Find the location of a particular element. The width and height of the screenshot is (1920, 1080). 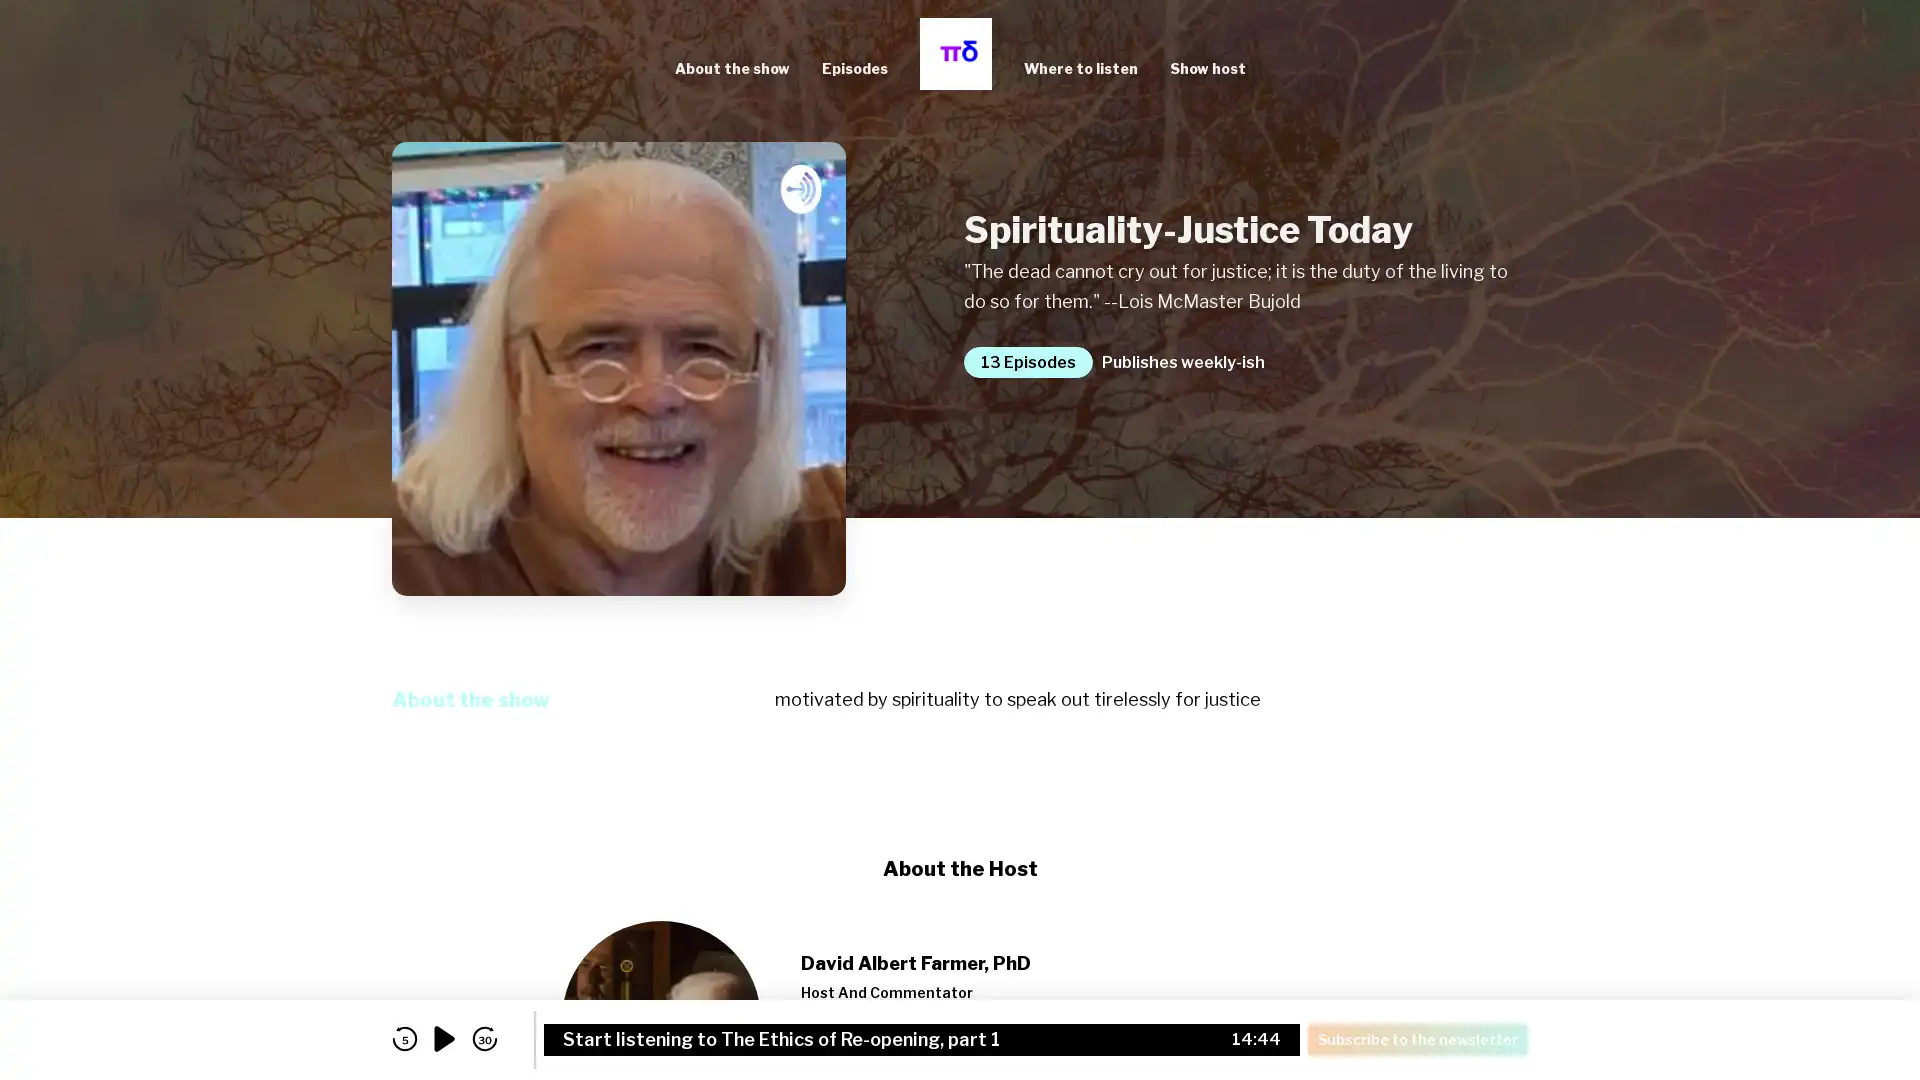

skip forward 30 seconds is located at coordinates (484, 1038).